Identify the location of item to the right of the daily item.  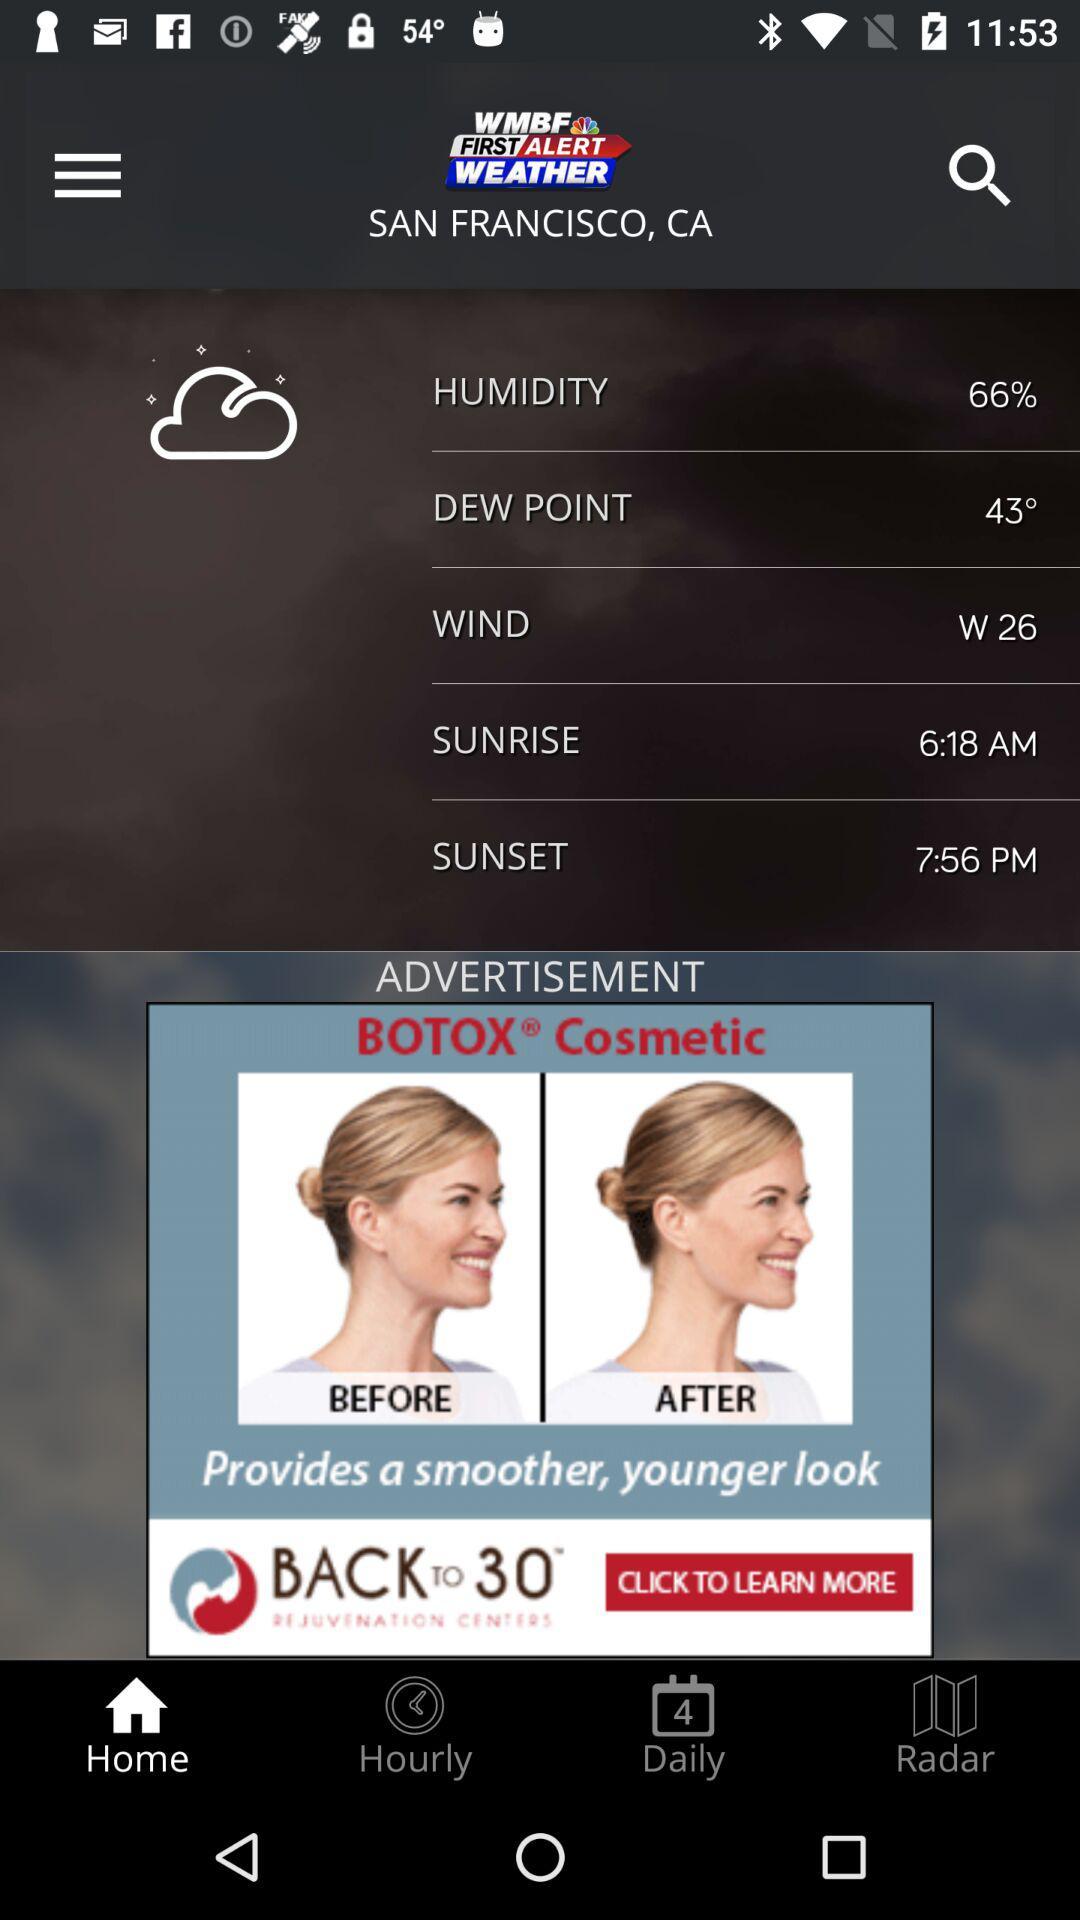
(945, 1726).